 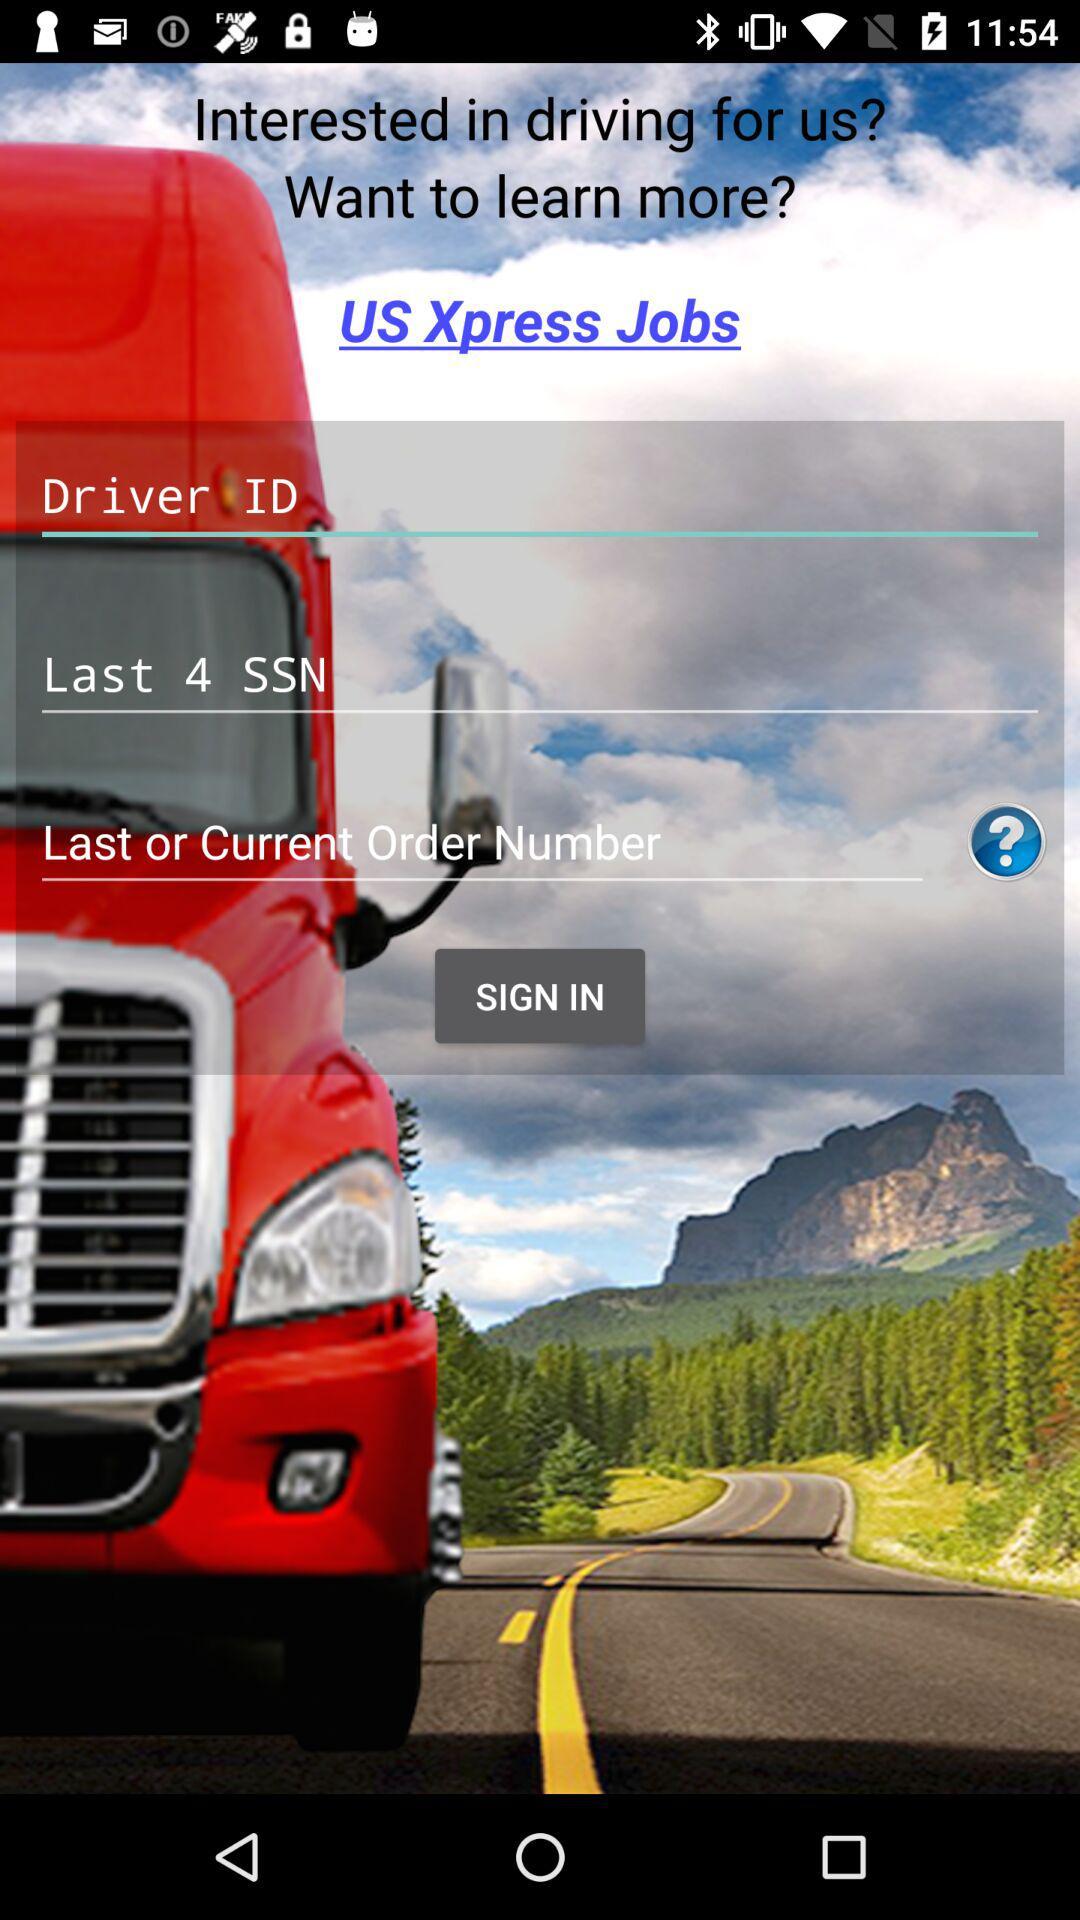 What do you see at coordinates (540, 495) in the screenshot?
I see `driver id` at bounding box center [540, 495].